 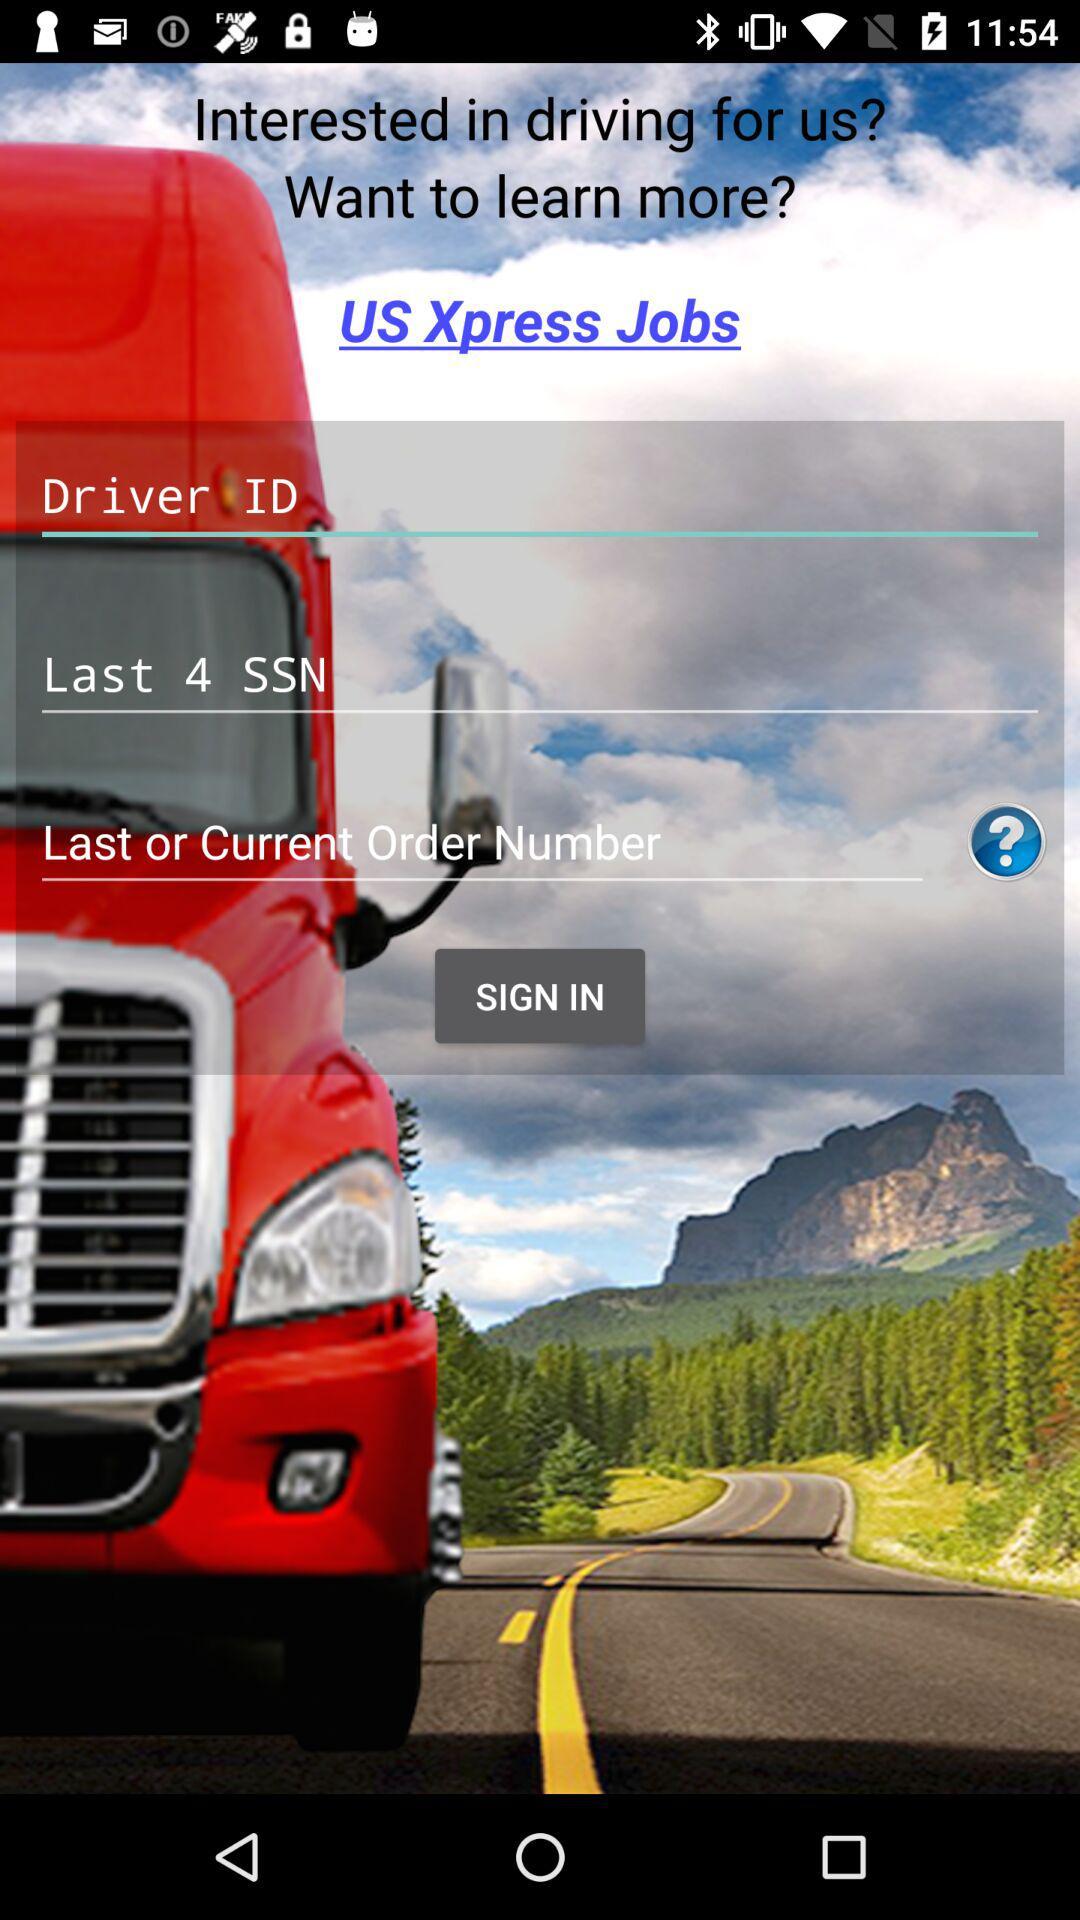 What do you see at coordinates (540, 495) in the screenshot?
I see `driver id` at bounding box center [540, 495].